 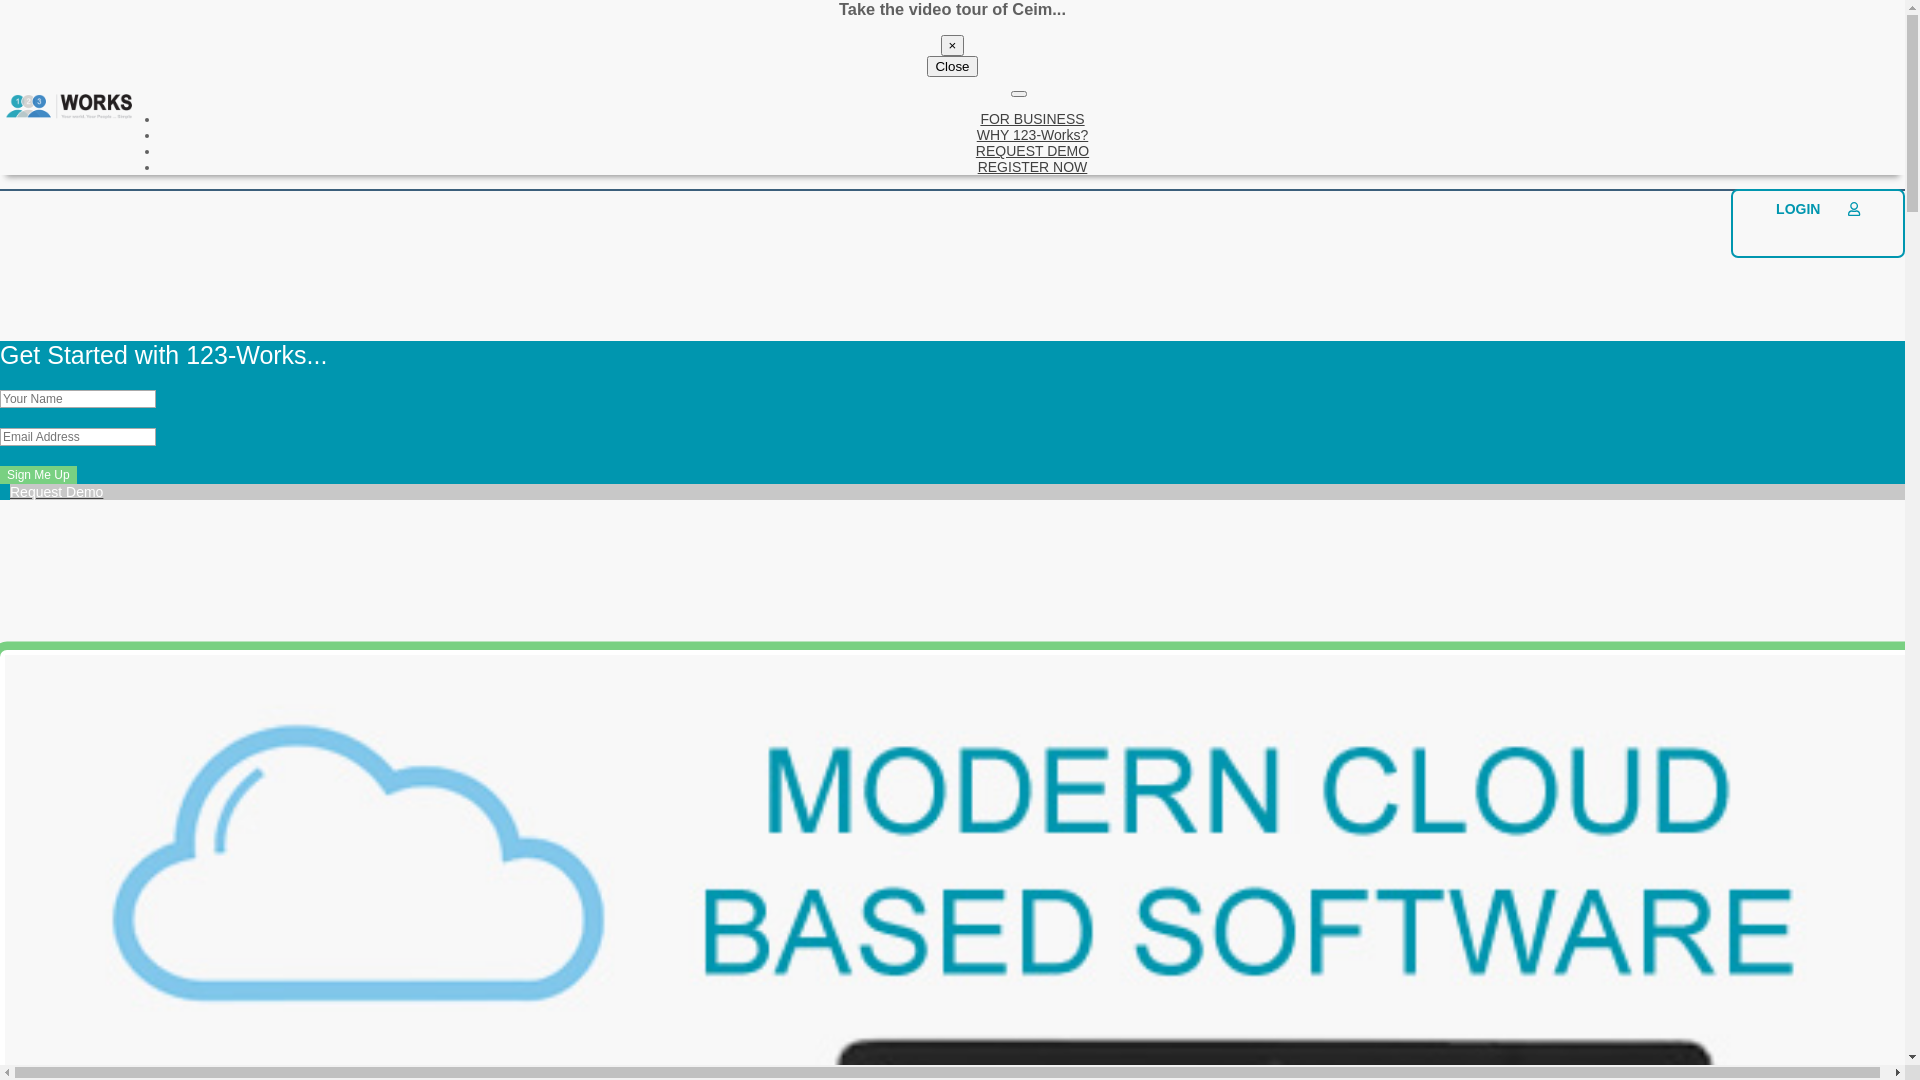 What do you see at coordinates (1032, 149) in the screenshot?
I see `'REQUEST DEMO'` at bounding box center [1032, 149].